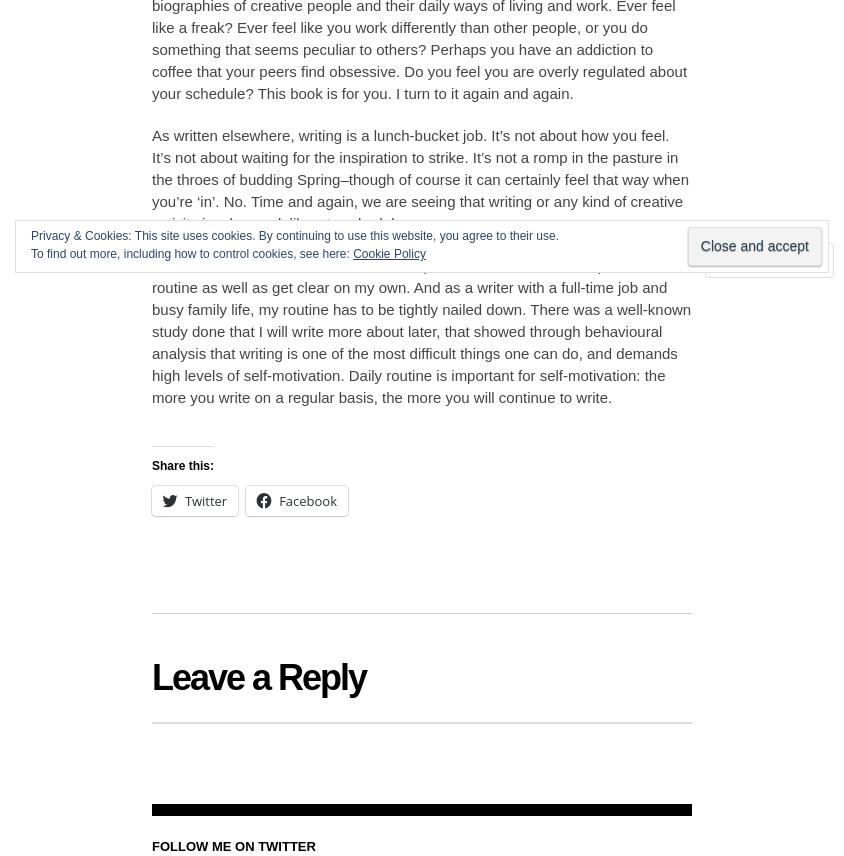 This screenshot has height=856, width=844. Describe the element at coordinates (420, 178) in the screenshot. I see `'As written elsewhere, writing is a lunch-bucket job. It’s not about how you feel. It’s not about waiting for the inspiration to strike. It’s not a romp in the pasture in the throes of budding Spring–though of course it can certainly feel that way when you’re ‘in’. No. Time and again, we are seeing that writing or any kind of creative activity involves a deliberate schedule.'` at that location.